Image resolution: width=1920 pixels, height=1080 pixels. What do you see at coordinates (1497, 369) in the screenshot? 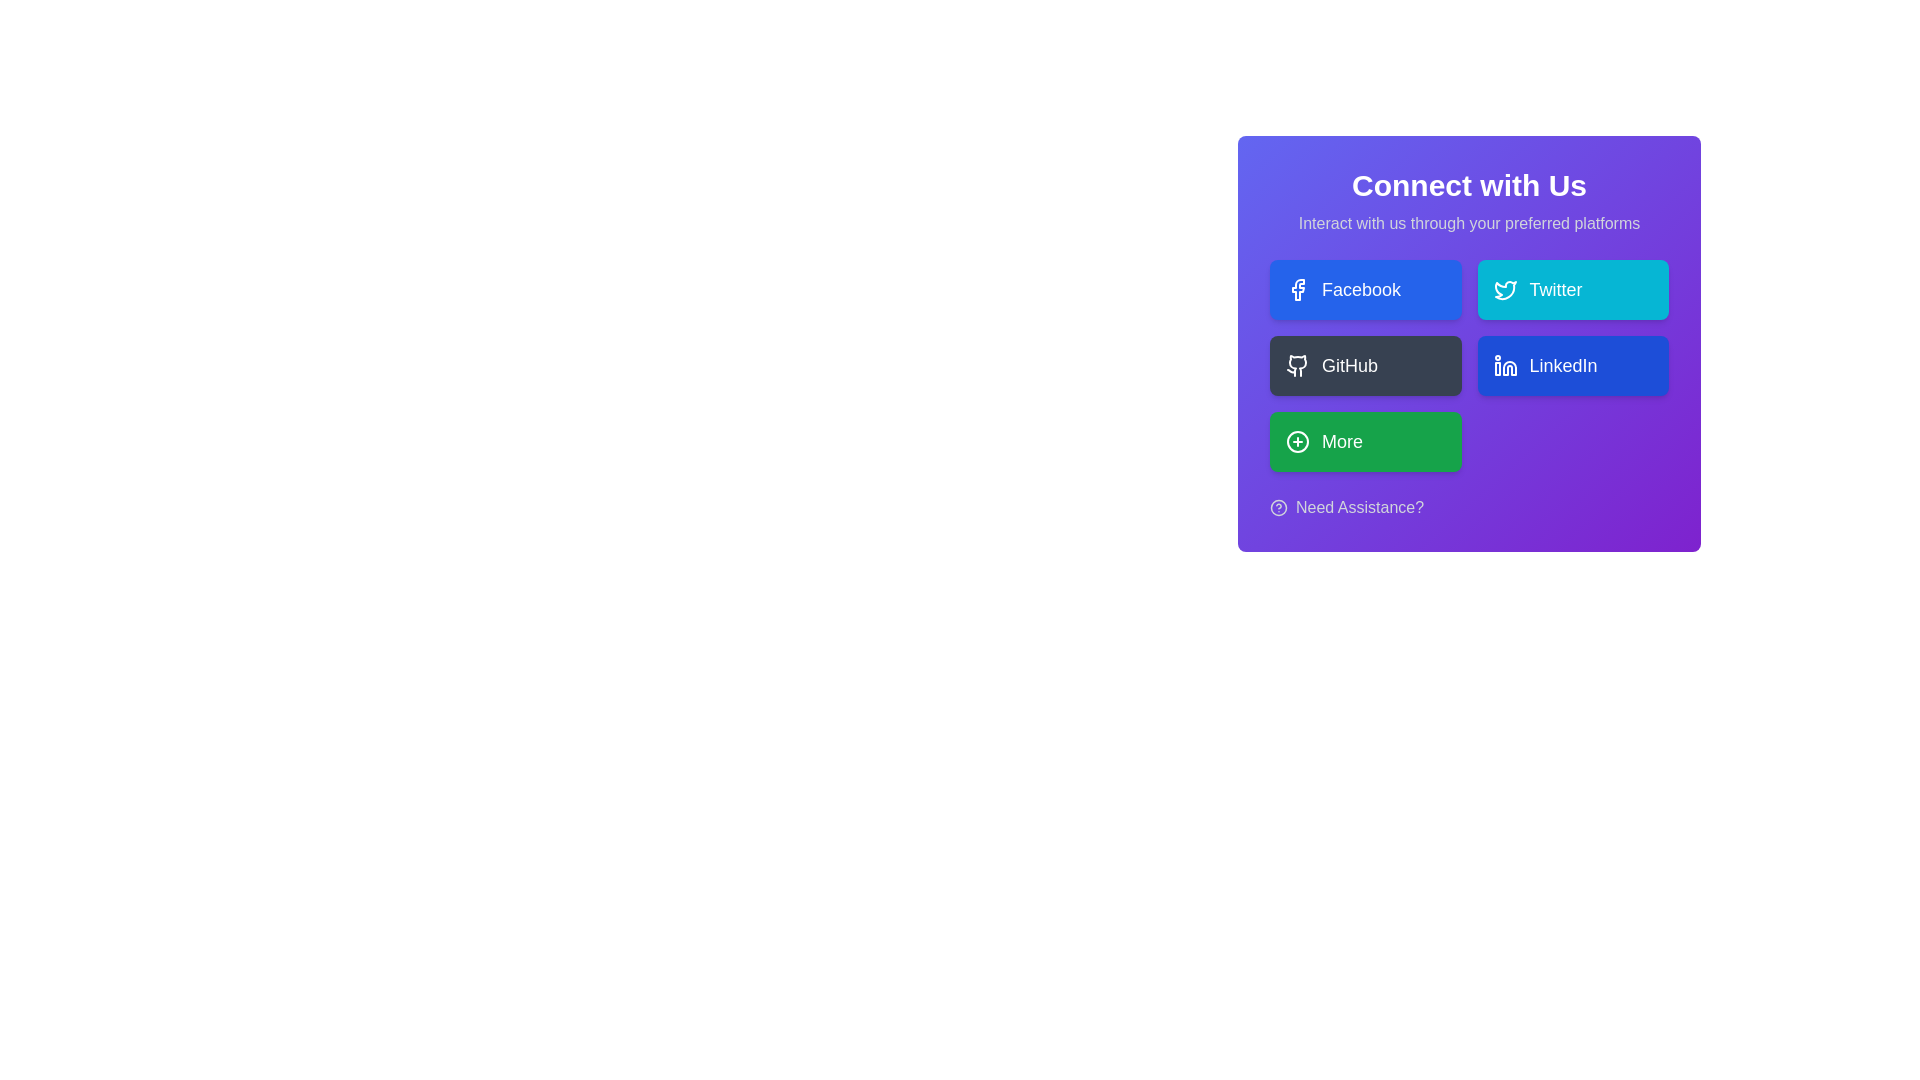
I see `the vertical rectangle within the LinkedIn icon located in the third column of the second row of the platform selection panel` at bounding box center [1497, 369].